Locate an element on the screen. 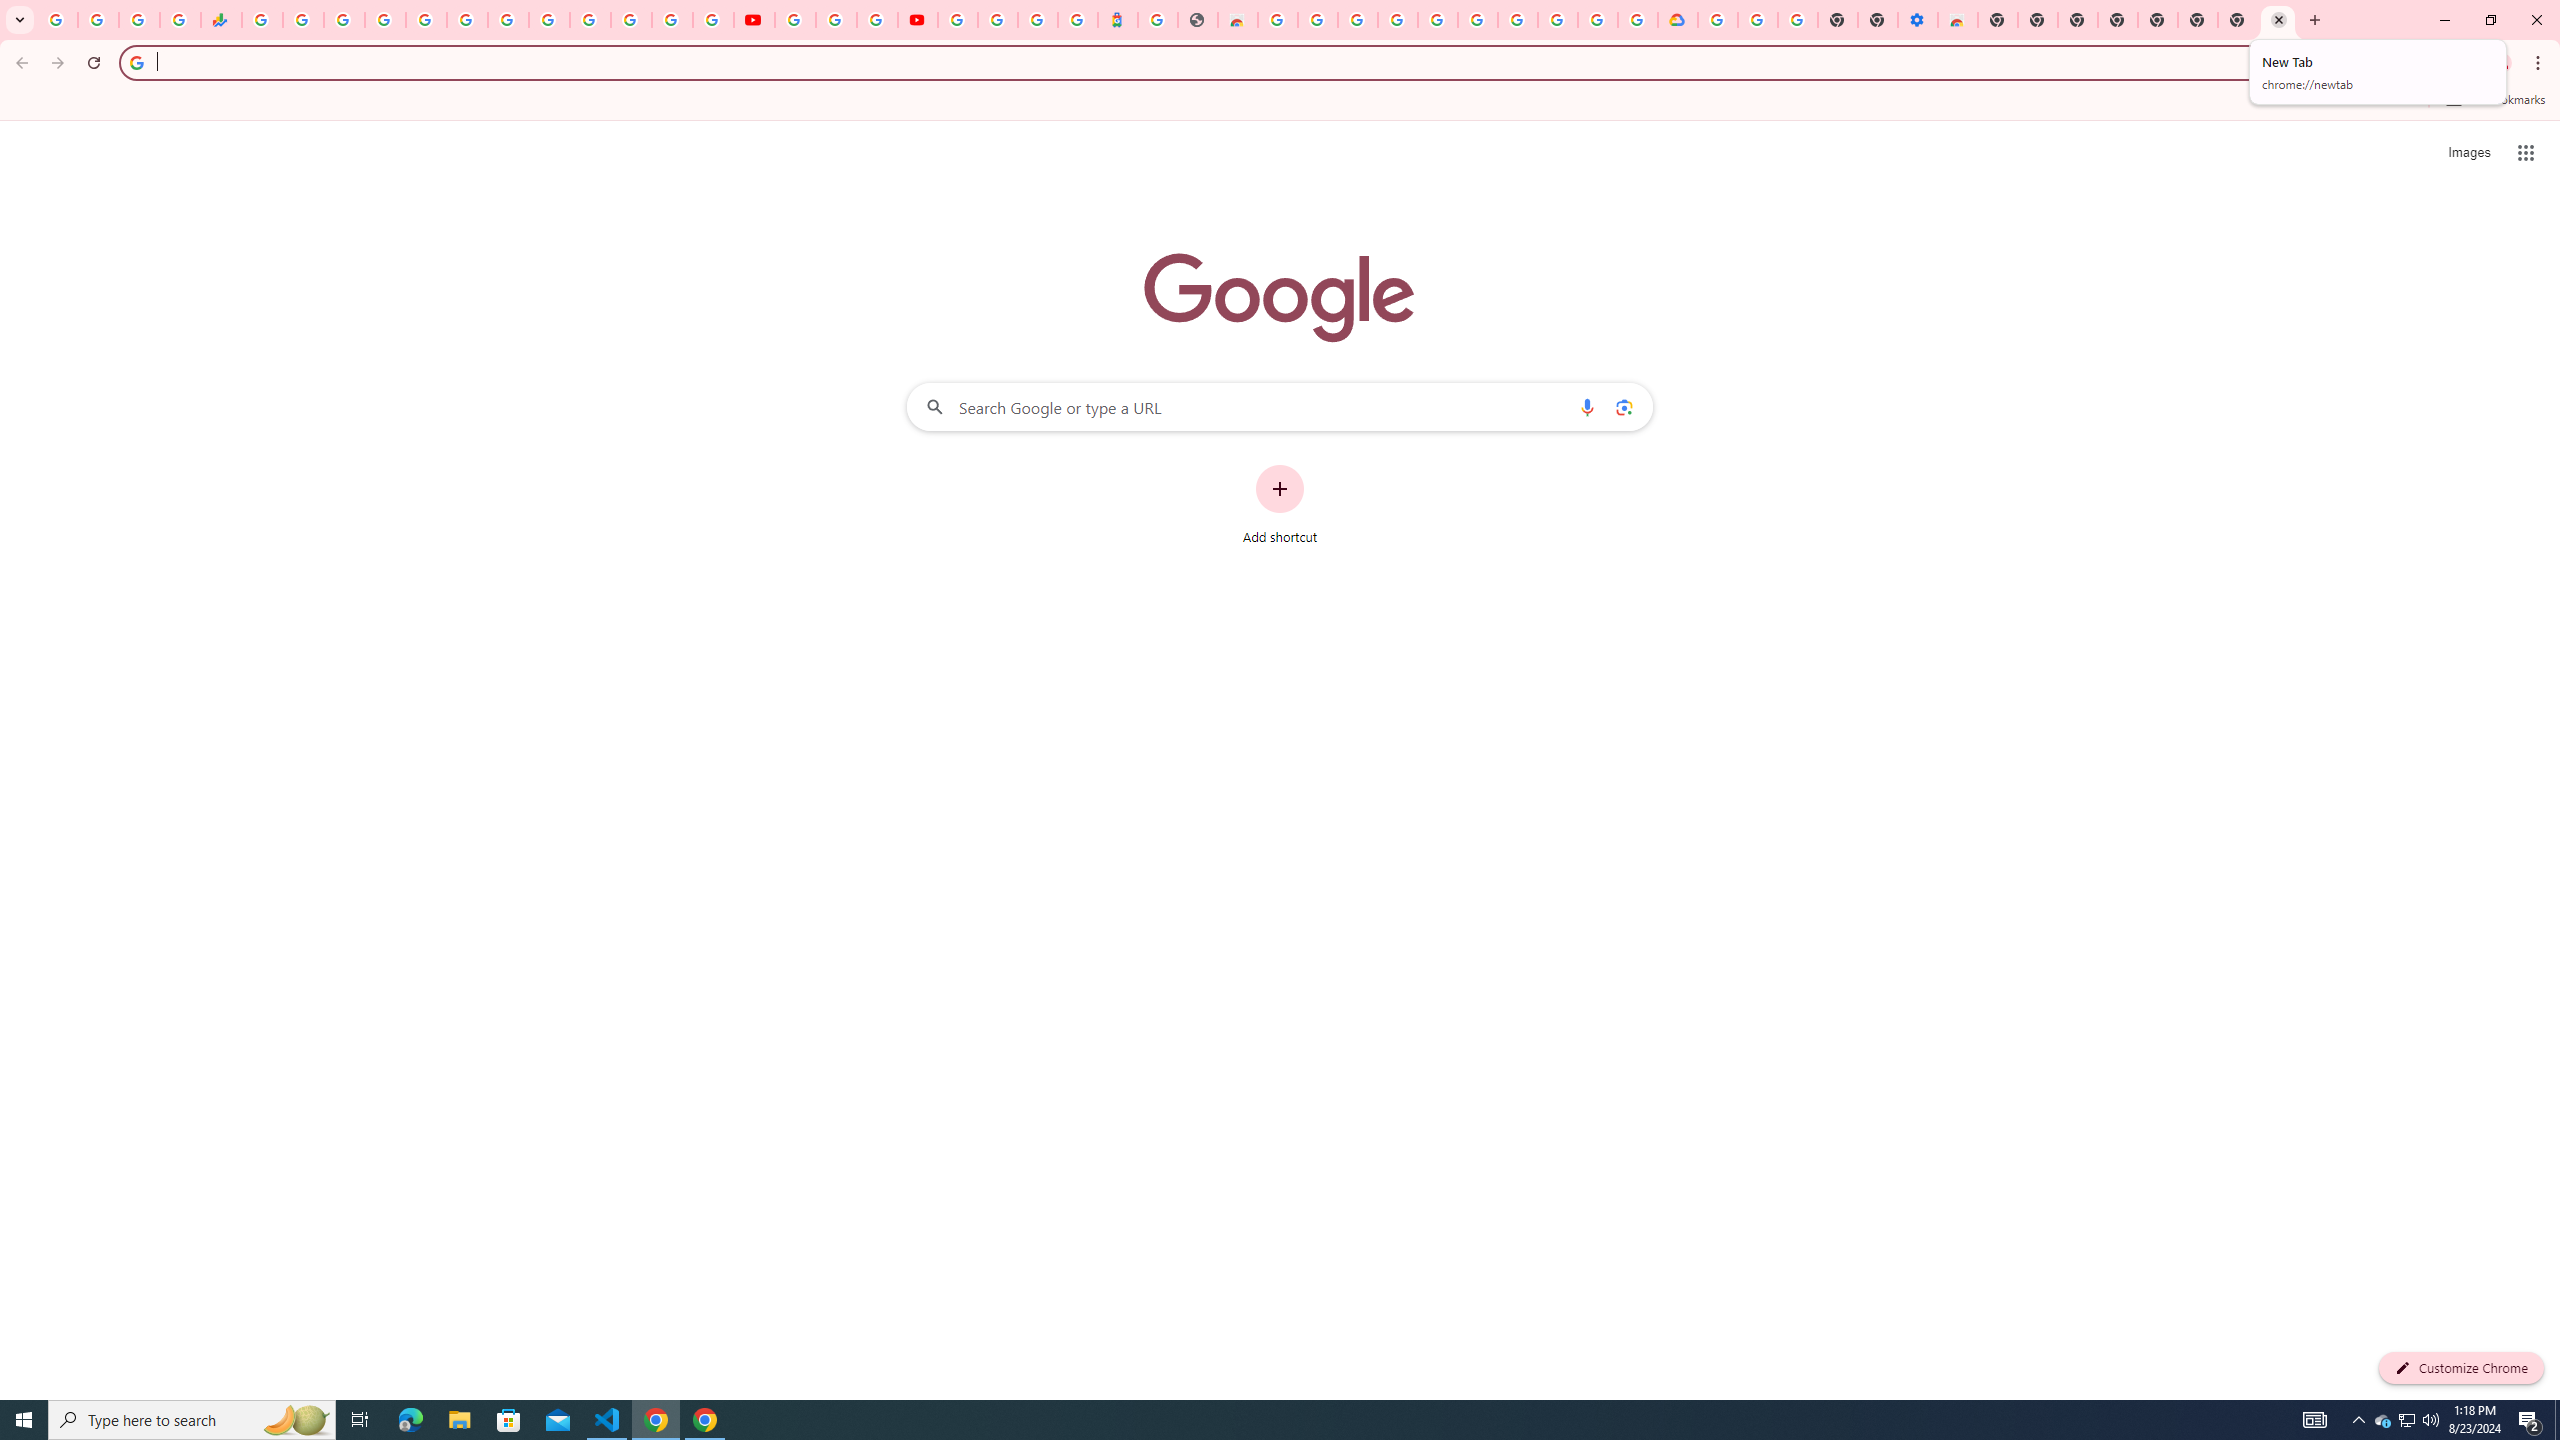 The image size is (2560, 1440). 'Ad Settings' is located at coordinates (1397, 19).